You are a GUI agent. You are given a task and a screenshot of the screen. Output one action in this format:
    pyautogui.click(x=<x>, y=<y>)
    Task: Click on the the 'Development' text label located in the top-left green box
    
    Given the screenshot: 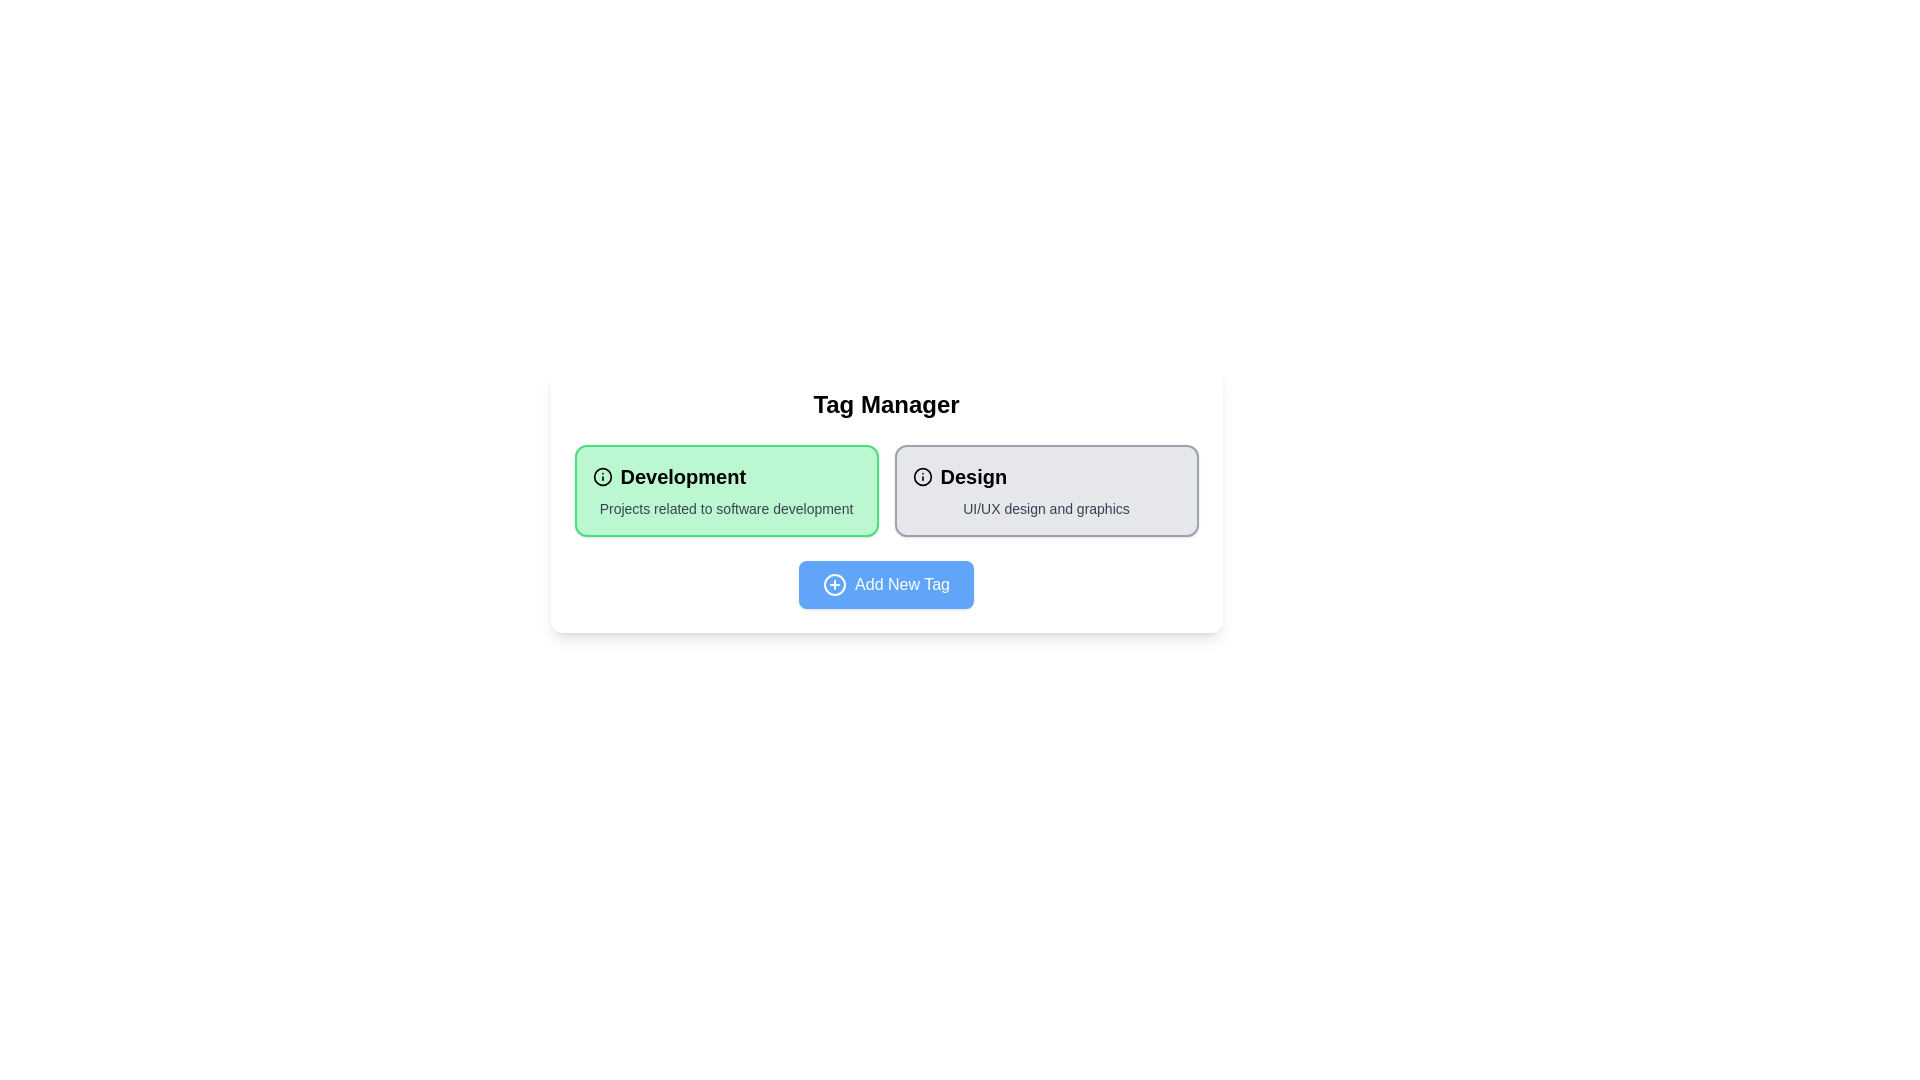 What is the action you would take?
    pyautogui.click(x=725, y=477)
    